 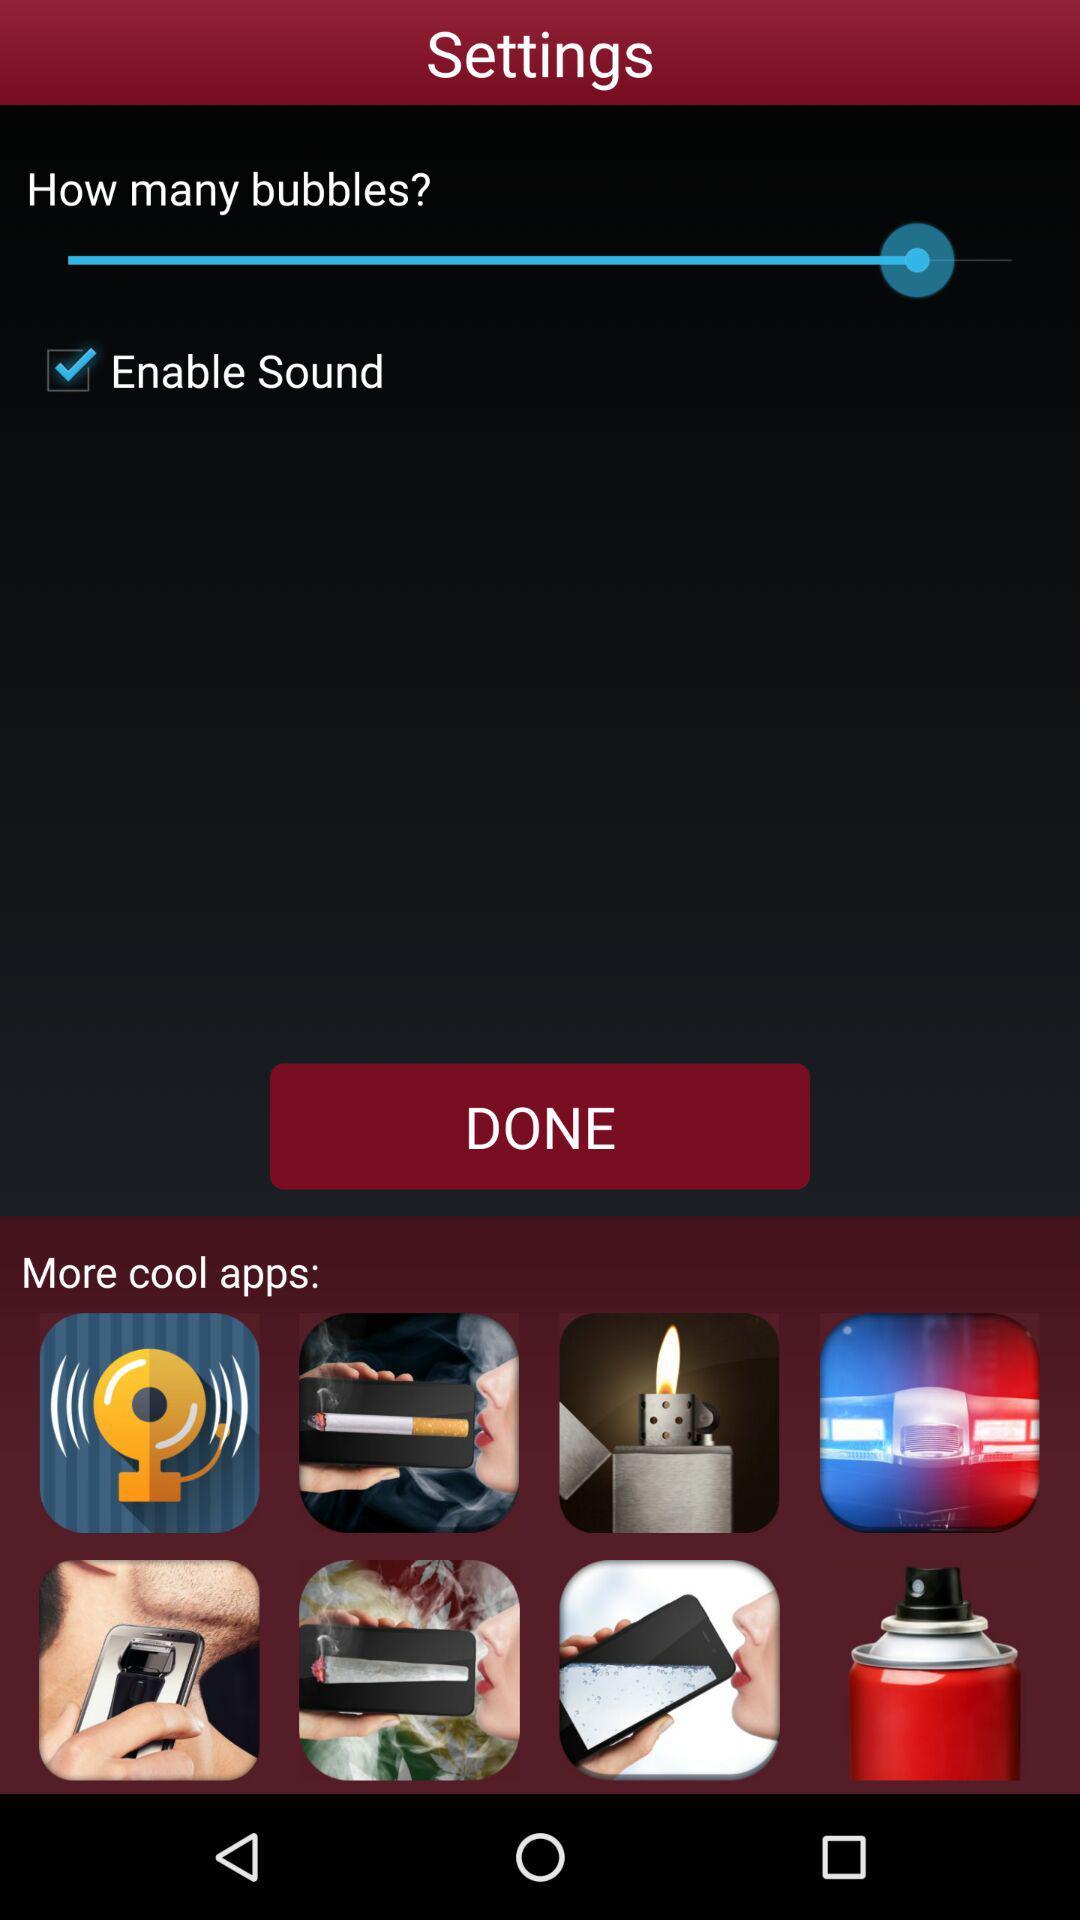 I want to click on item at the top left corner, so click(x=205, y=370).